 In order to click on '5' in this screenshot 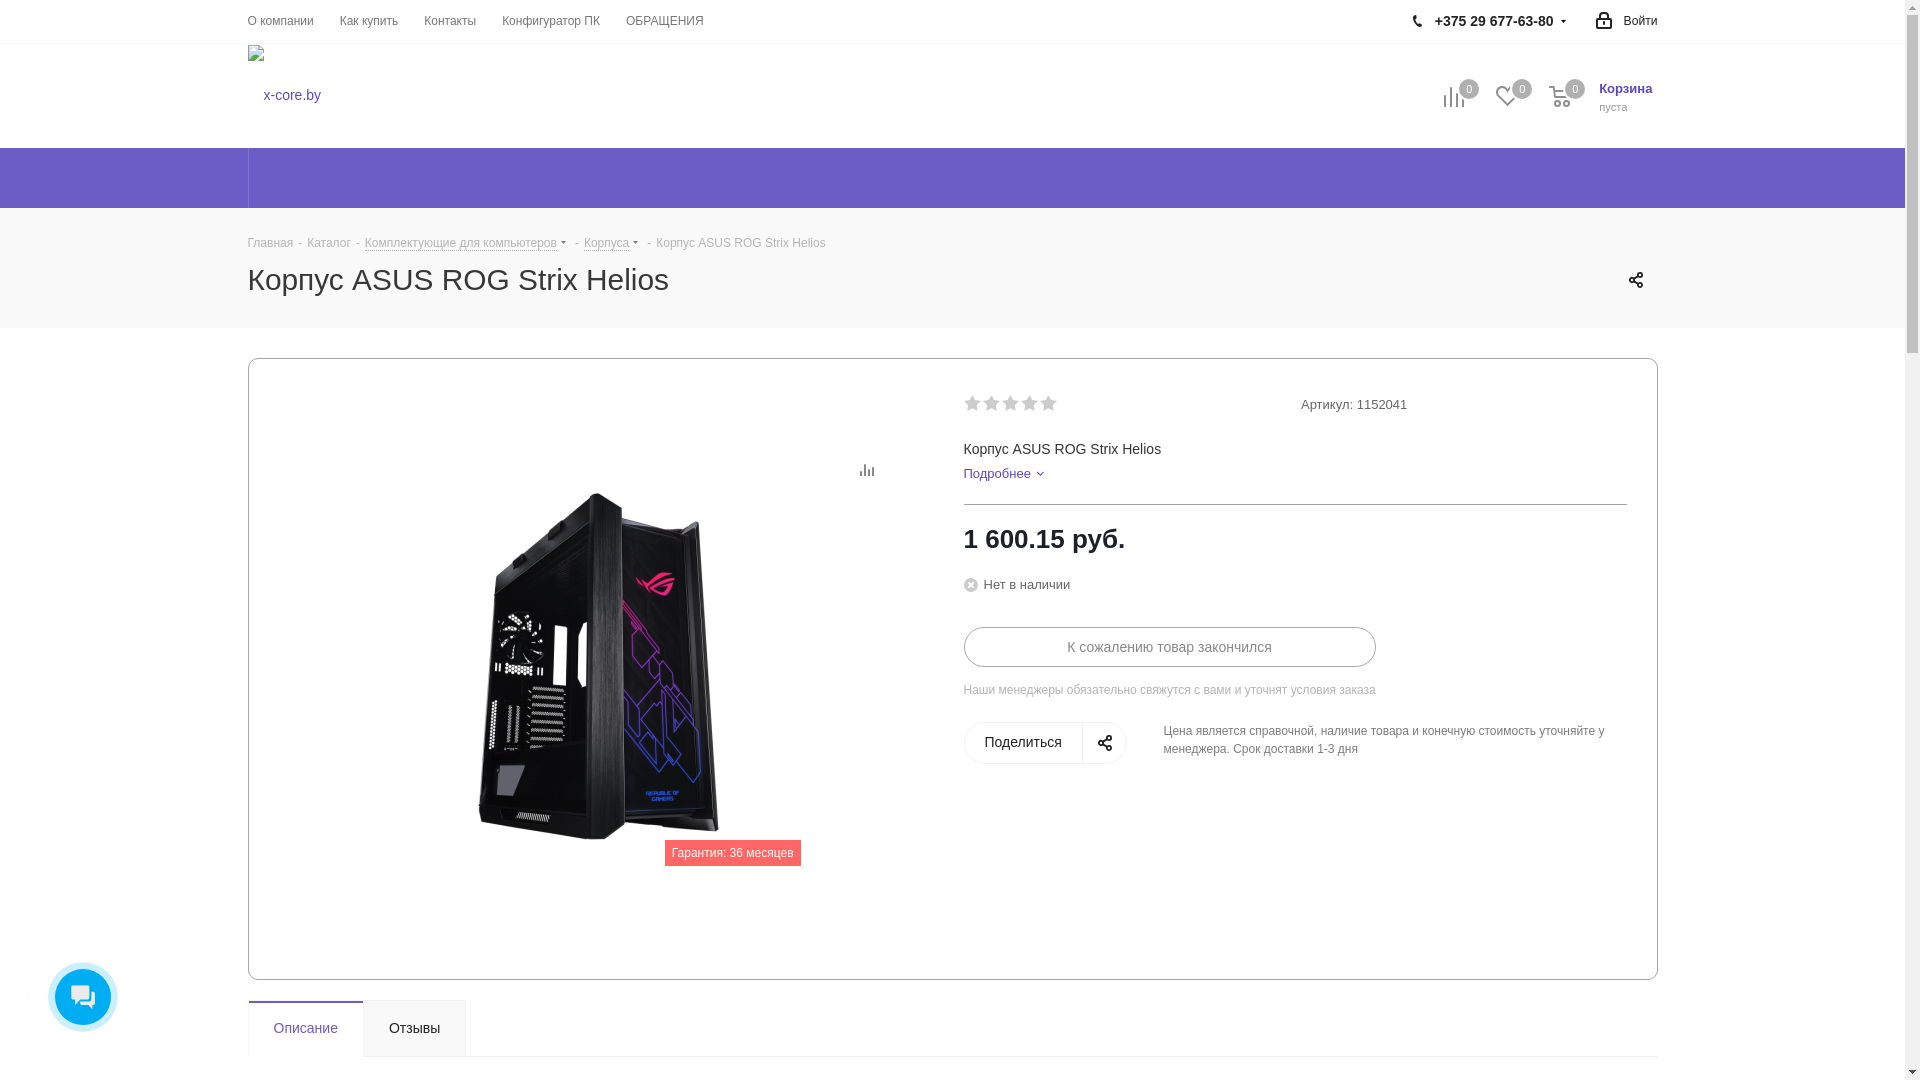, I will do `click(1048, 404)`.